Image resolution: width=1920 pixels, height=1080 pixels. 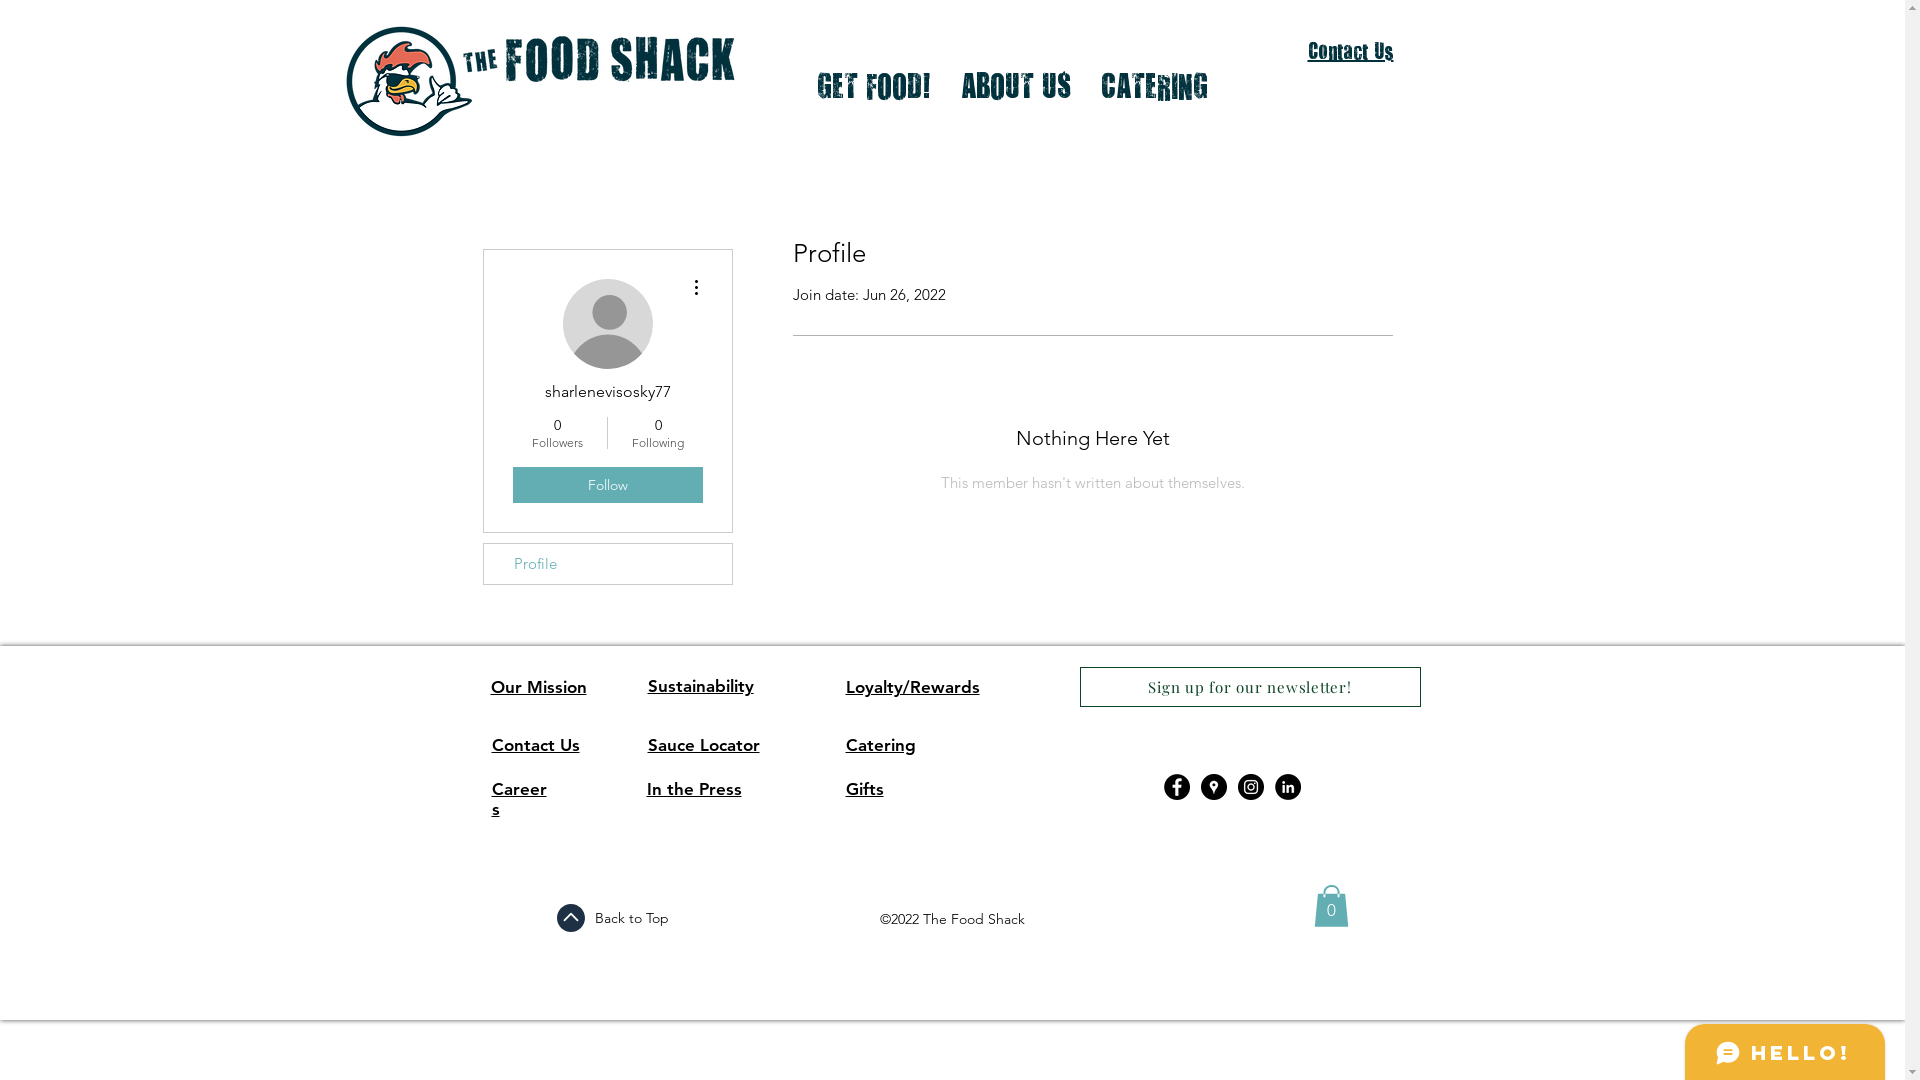 What do you see at coordinates (1016, 84) in the screenshot?
I see `'ABOUT US'` at bounding box center [1016, 84].